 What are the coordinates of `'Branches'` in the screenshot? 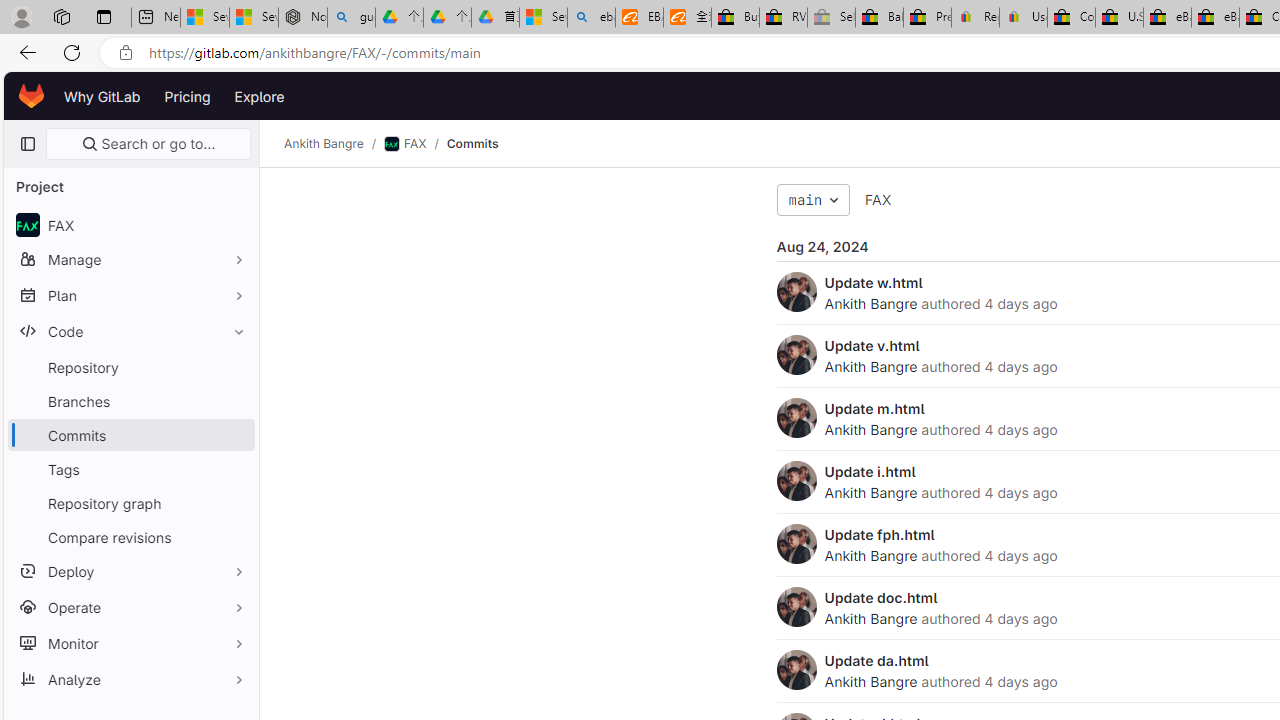 It's located at (130, 401).